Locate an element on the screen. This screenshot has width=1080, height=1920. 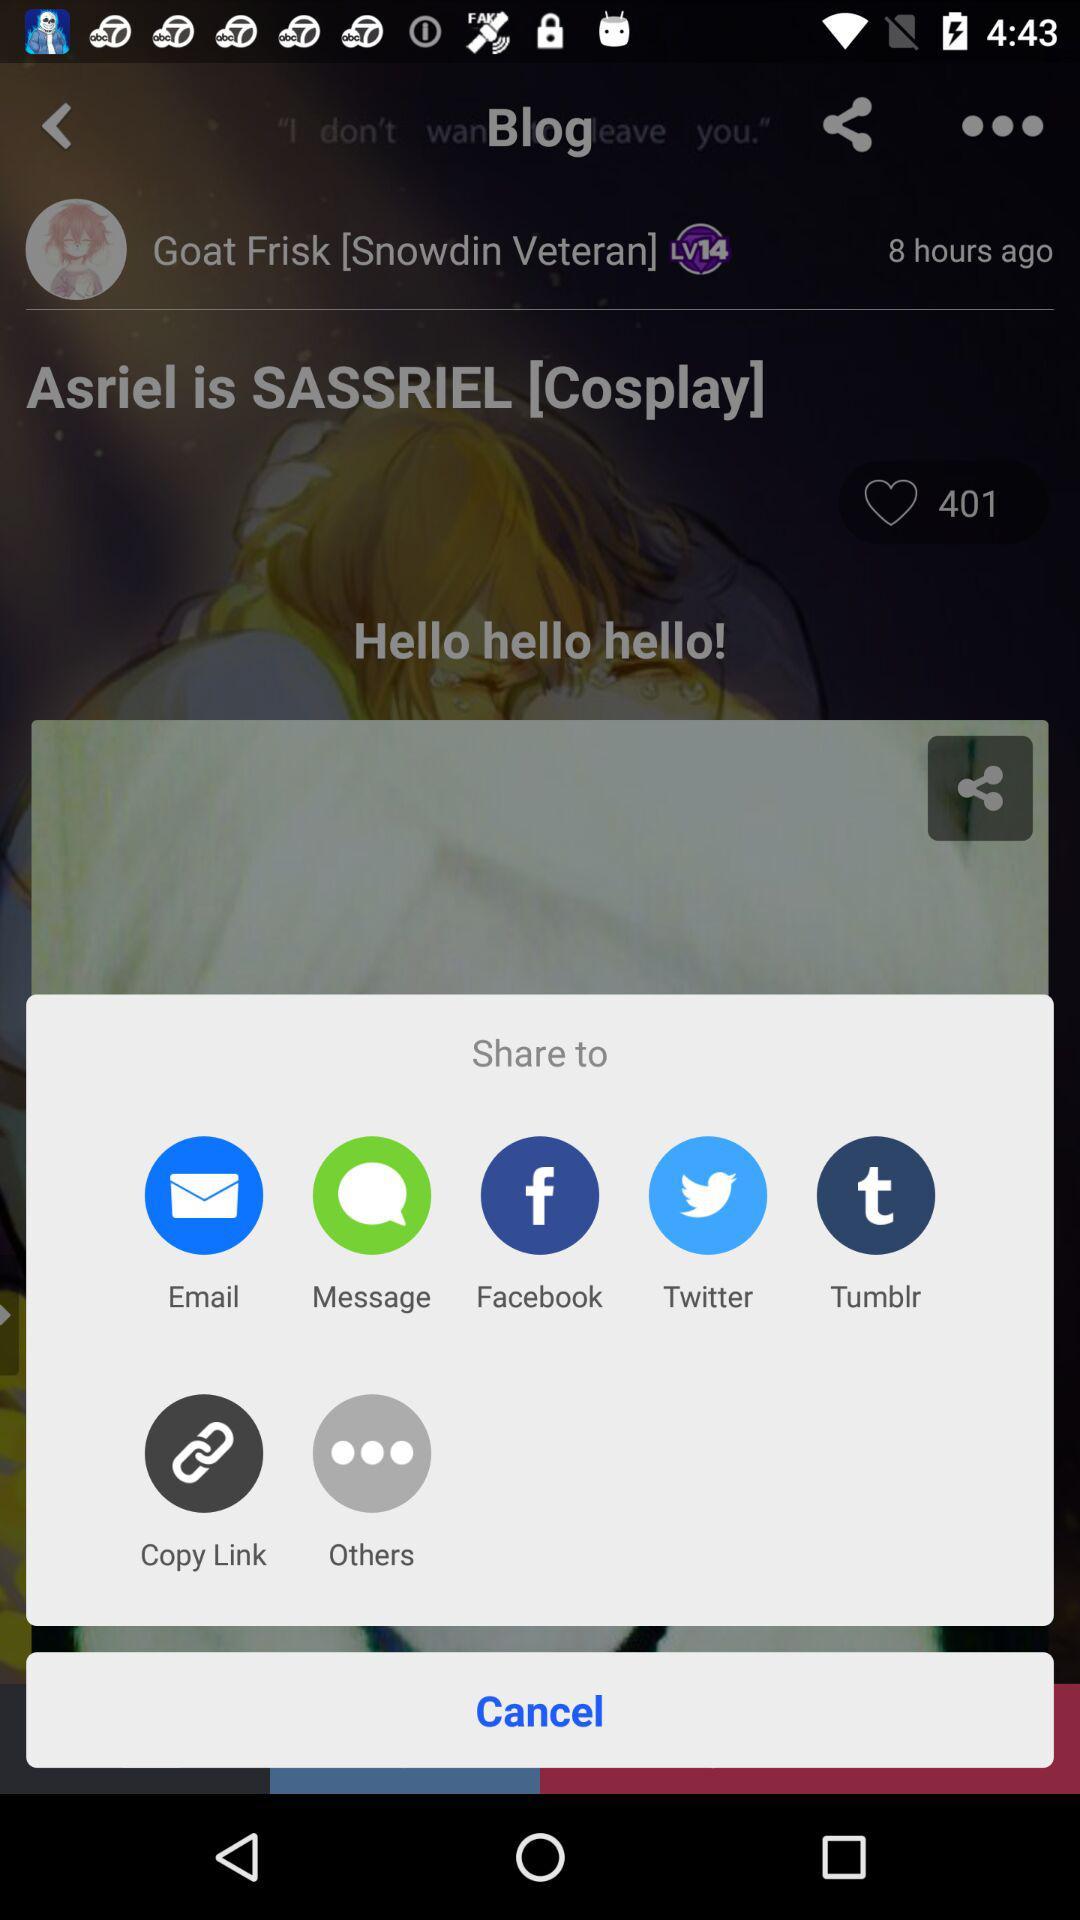
cancel is located at coordinates (540, 1708).